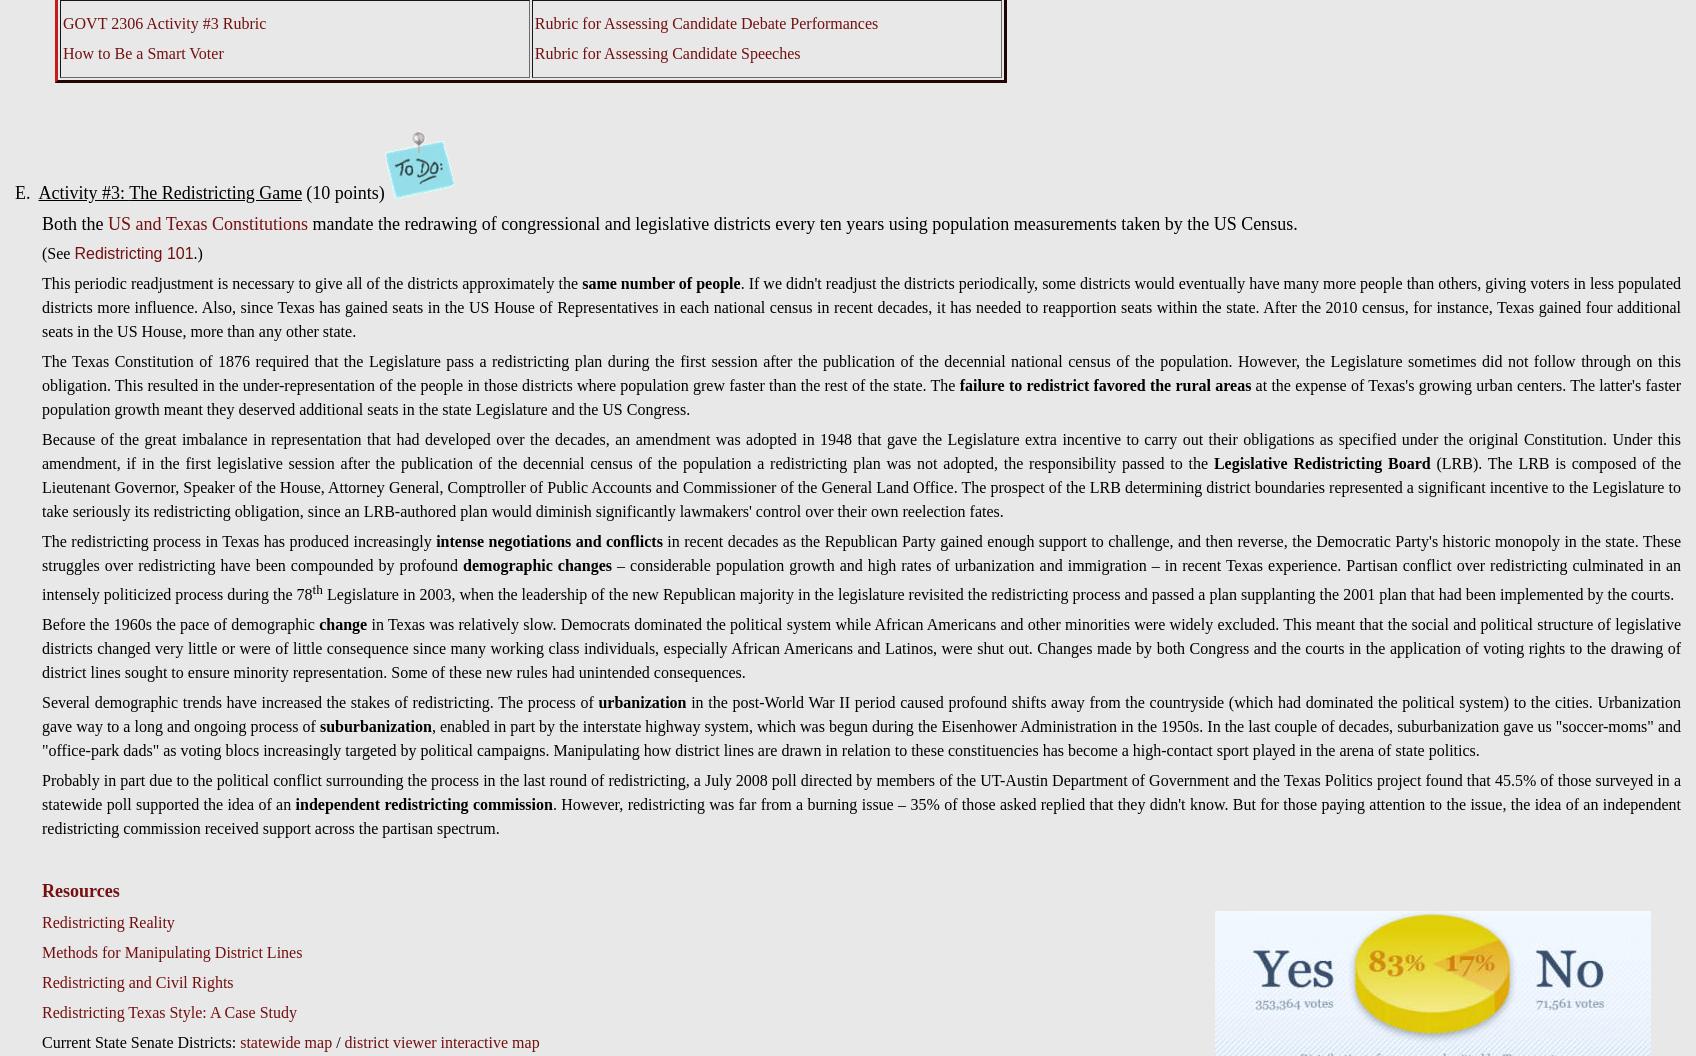  What do you see at coordinates (312, 283) in the screenshot?
I see `'This periodic readjustment is necessary to give all of the districts approximately the'` at bounding box center [312, 283].